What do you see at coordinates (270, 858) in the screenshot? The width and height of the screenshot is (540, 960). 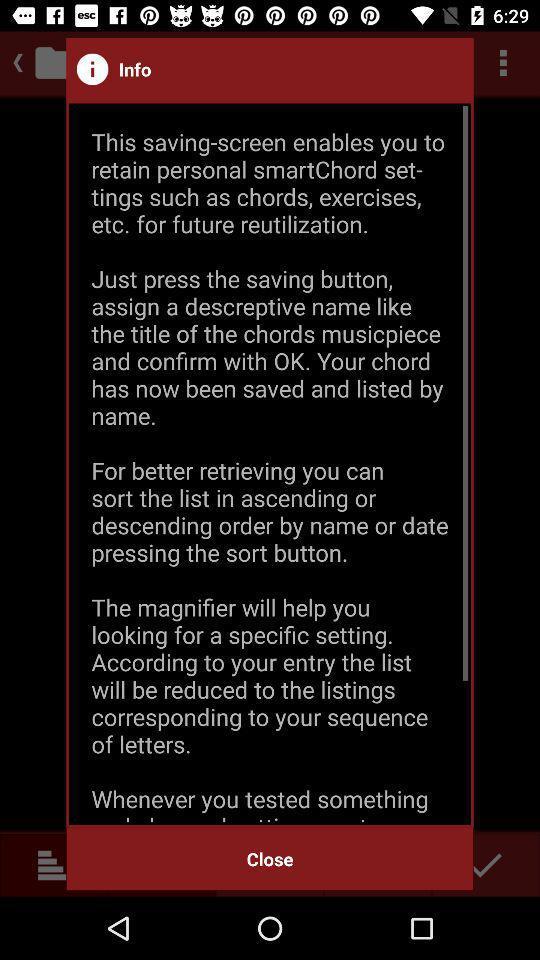 I see `the close item` at bounding box center [270, 858].